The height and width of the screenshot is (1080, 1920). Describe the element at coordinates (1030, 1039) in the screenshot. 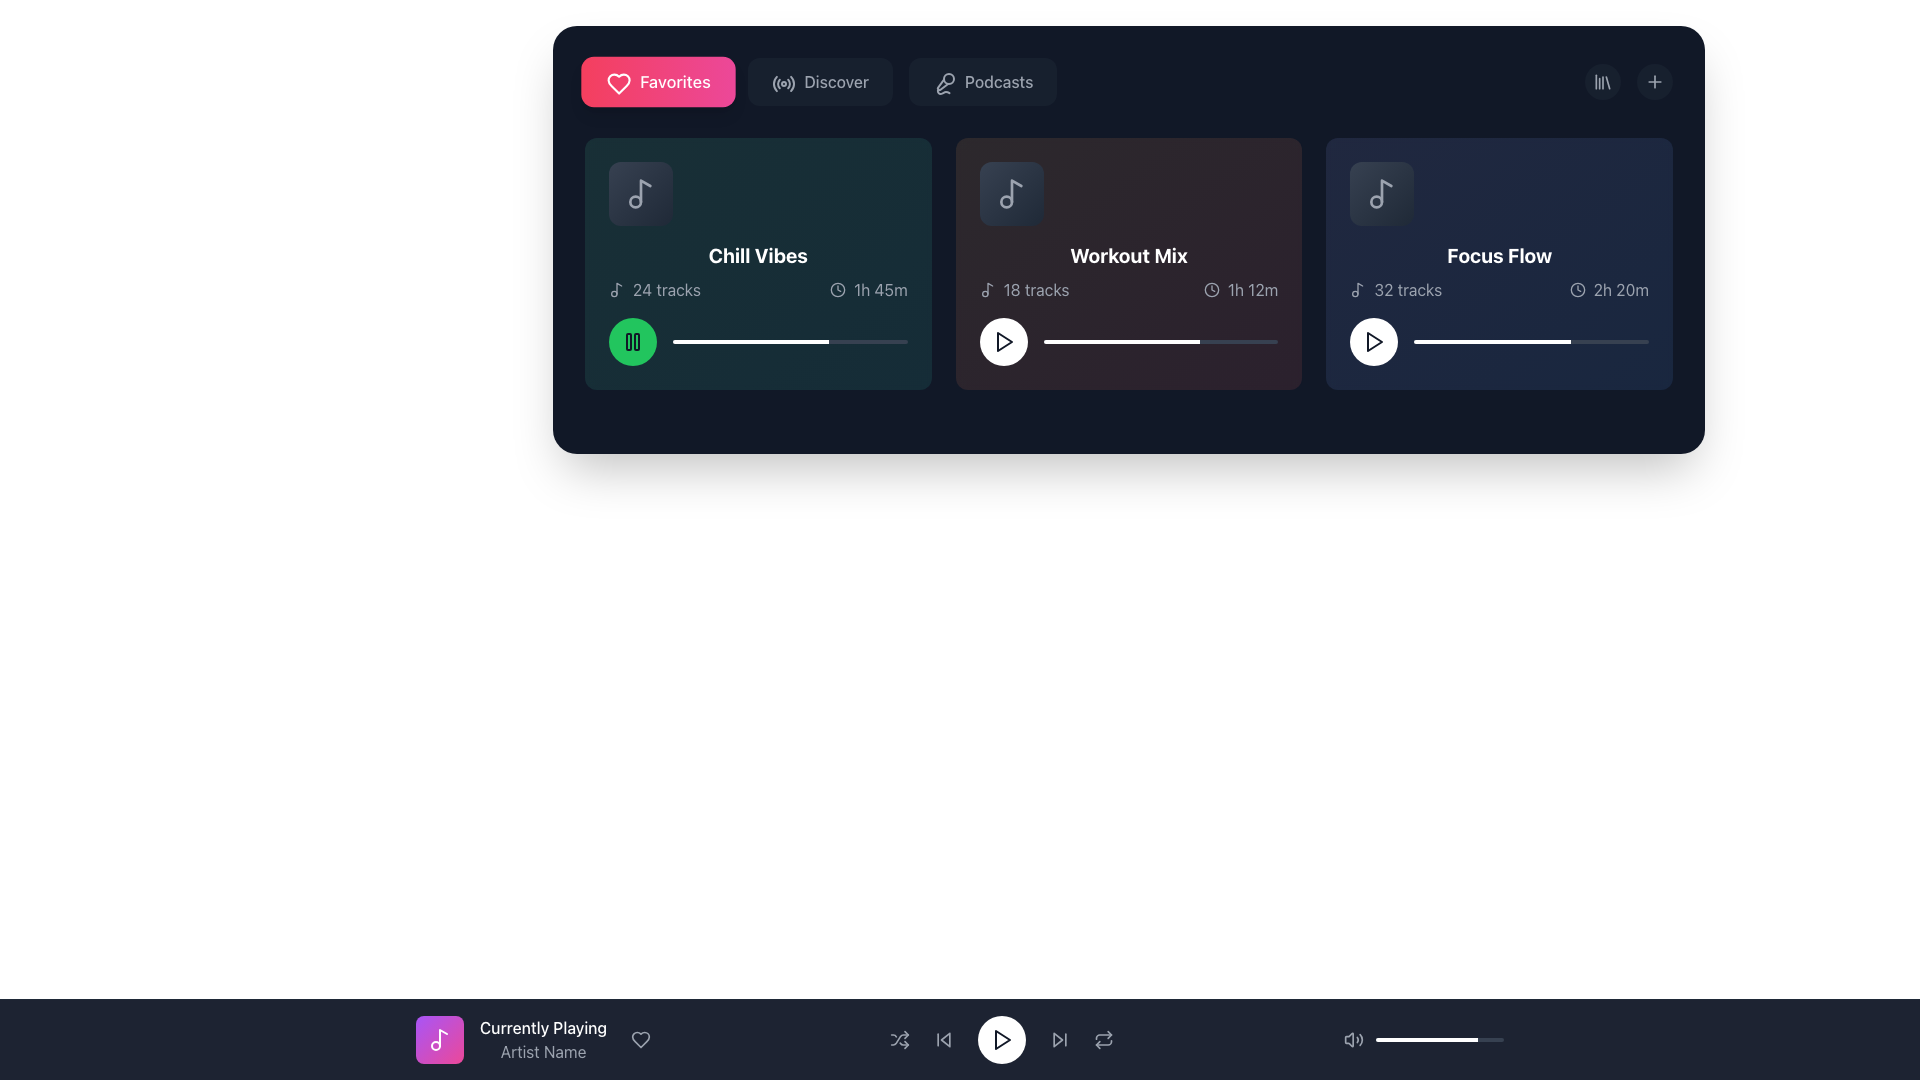

I see `the slider position` at that location.